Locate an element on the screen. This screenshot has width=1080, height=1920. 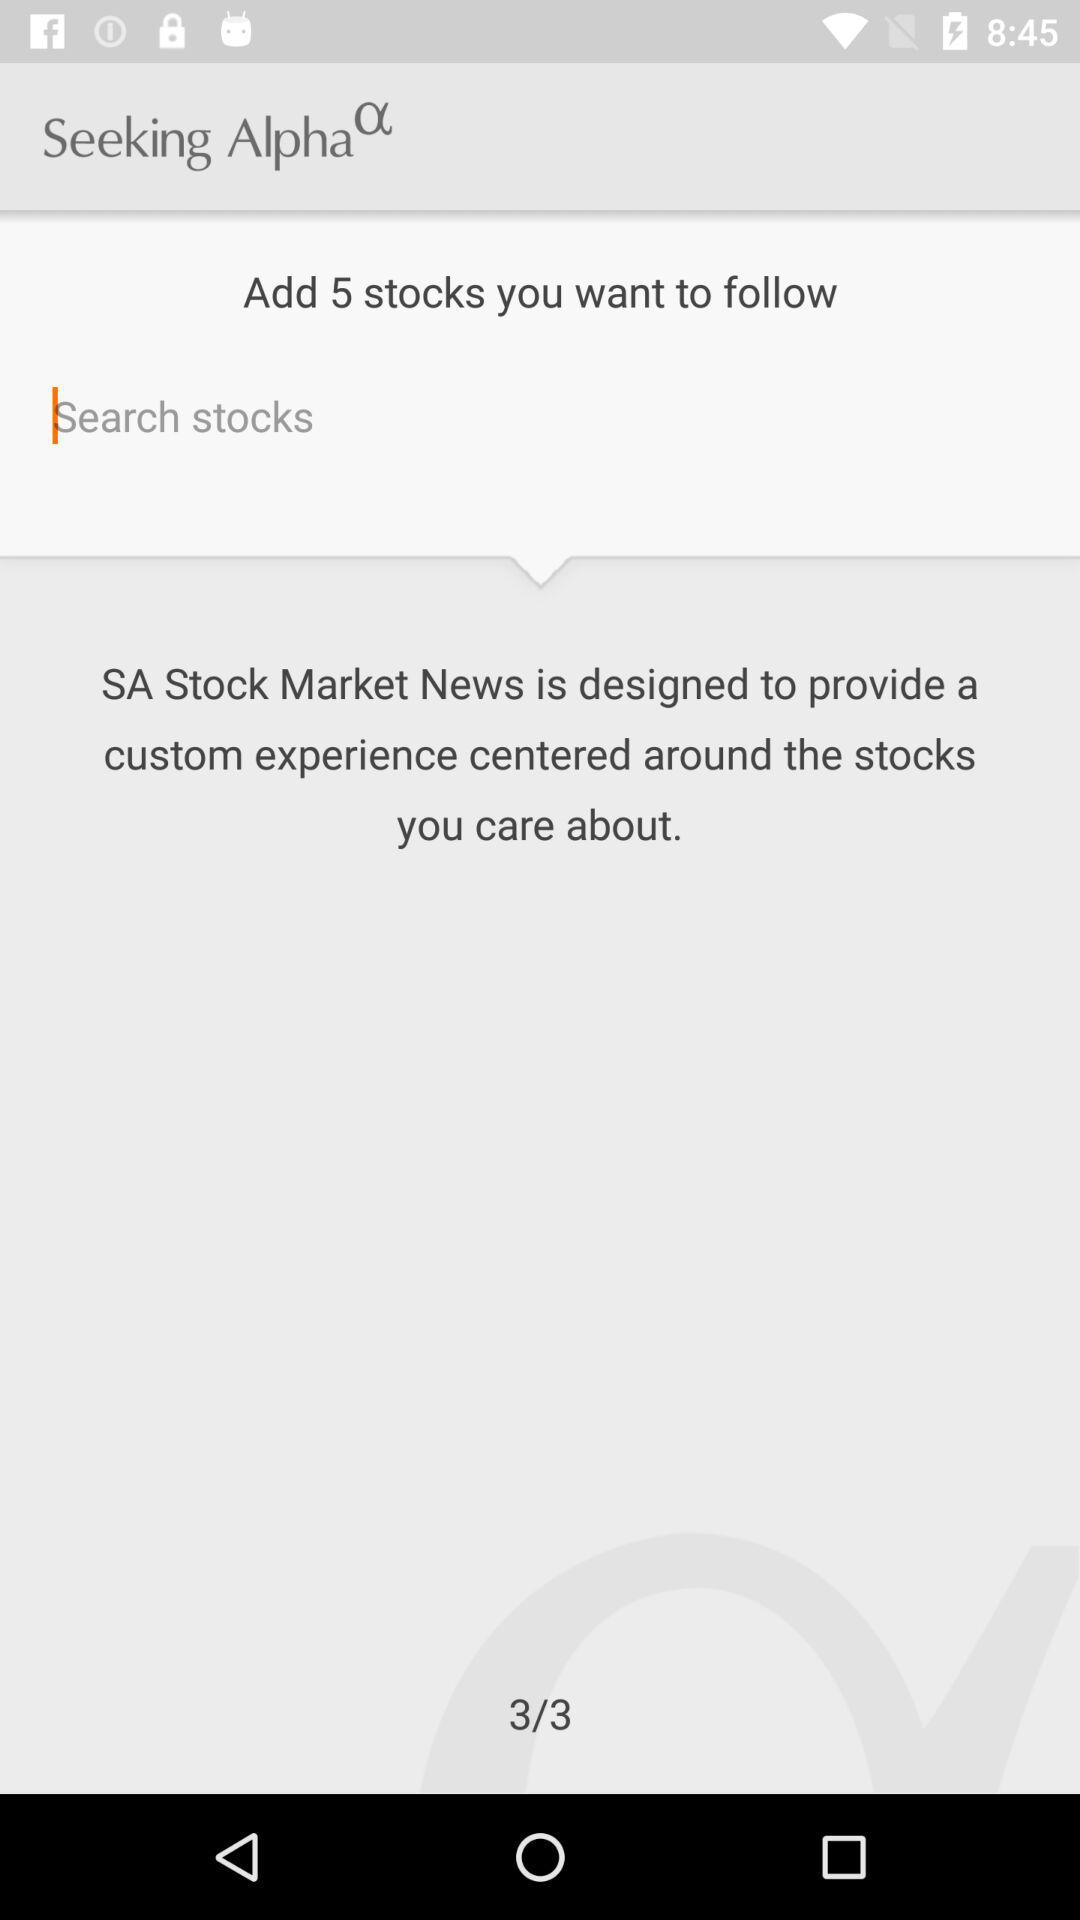
search terms is located at coordinates (540, 414).